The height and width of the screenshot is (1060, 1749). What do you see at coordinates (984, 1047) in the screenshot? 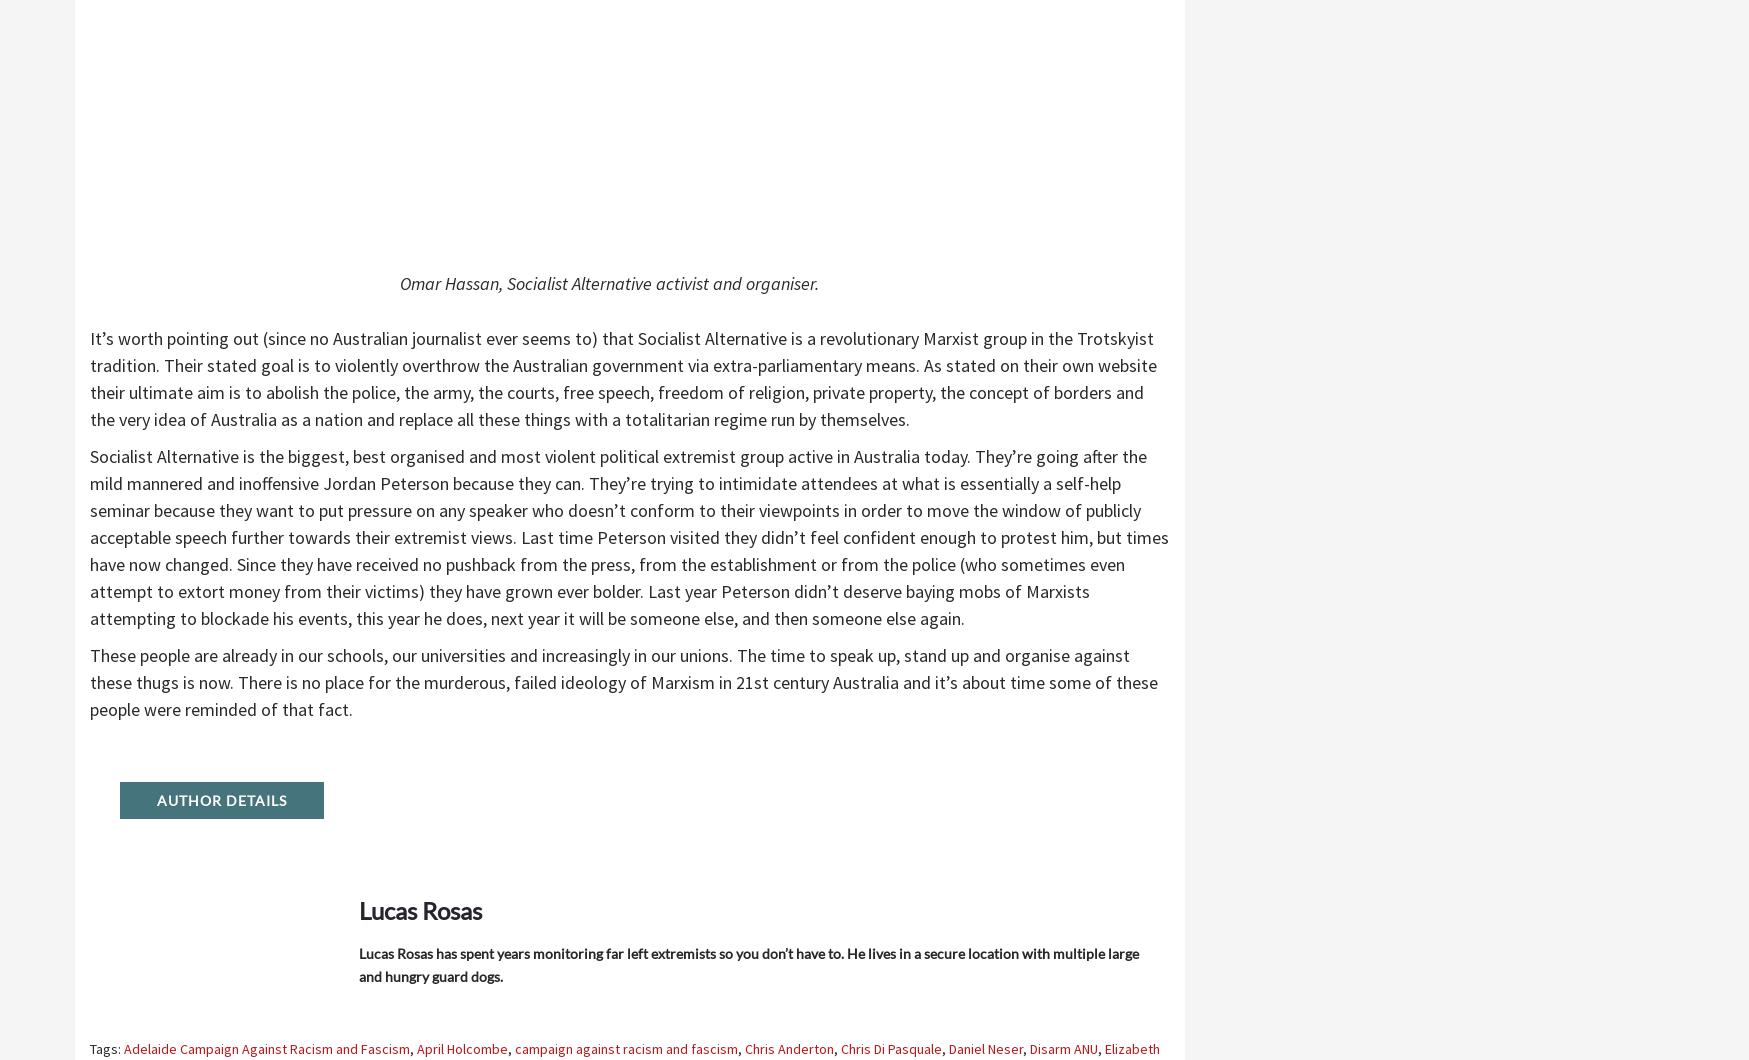
I see `'Daniel Neser'` at bounding box center [984, 1047].